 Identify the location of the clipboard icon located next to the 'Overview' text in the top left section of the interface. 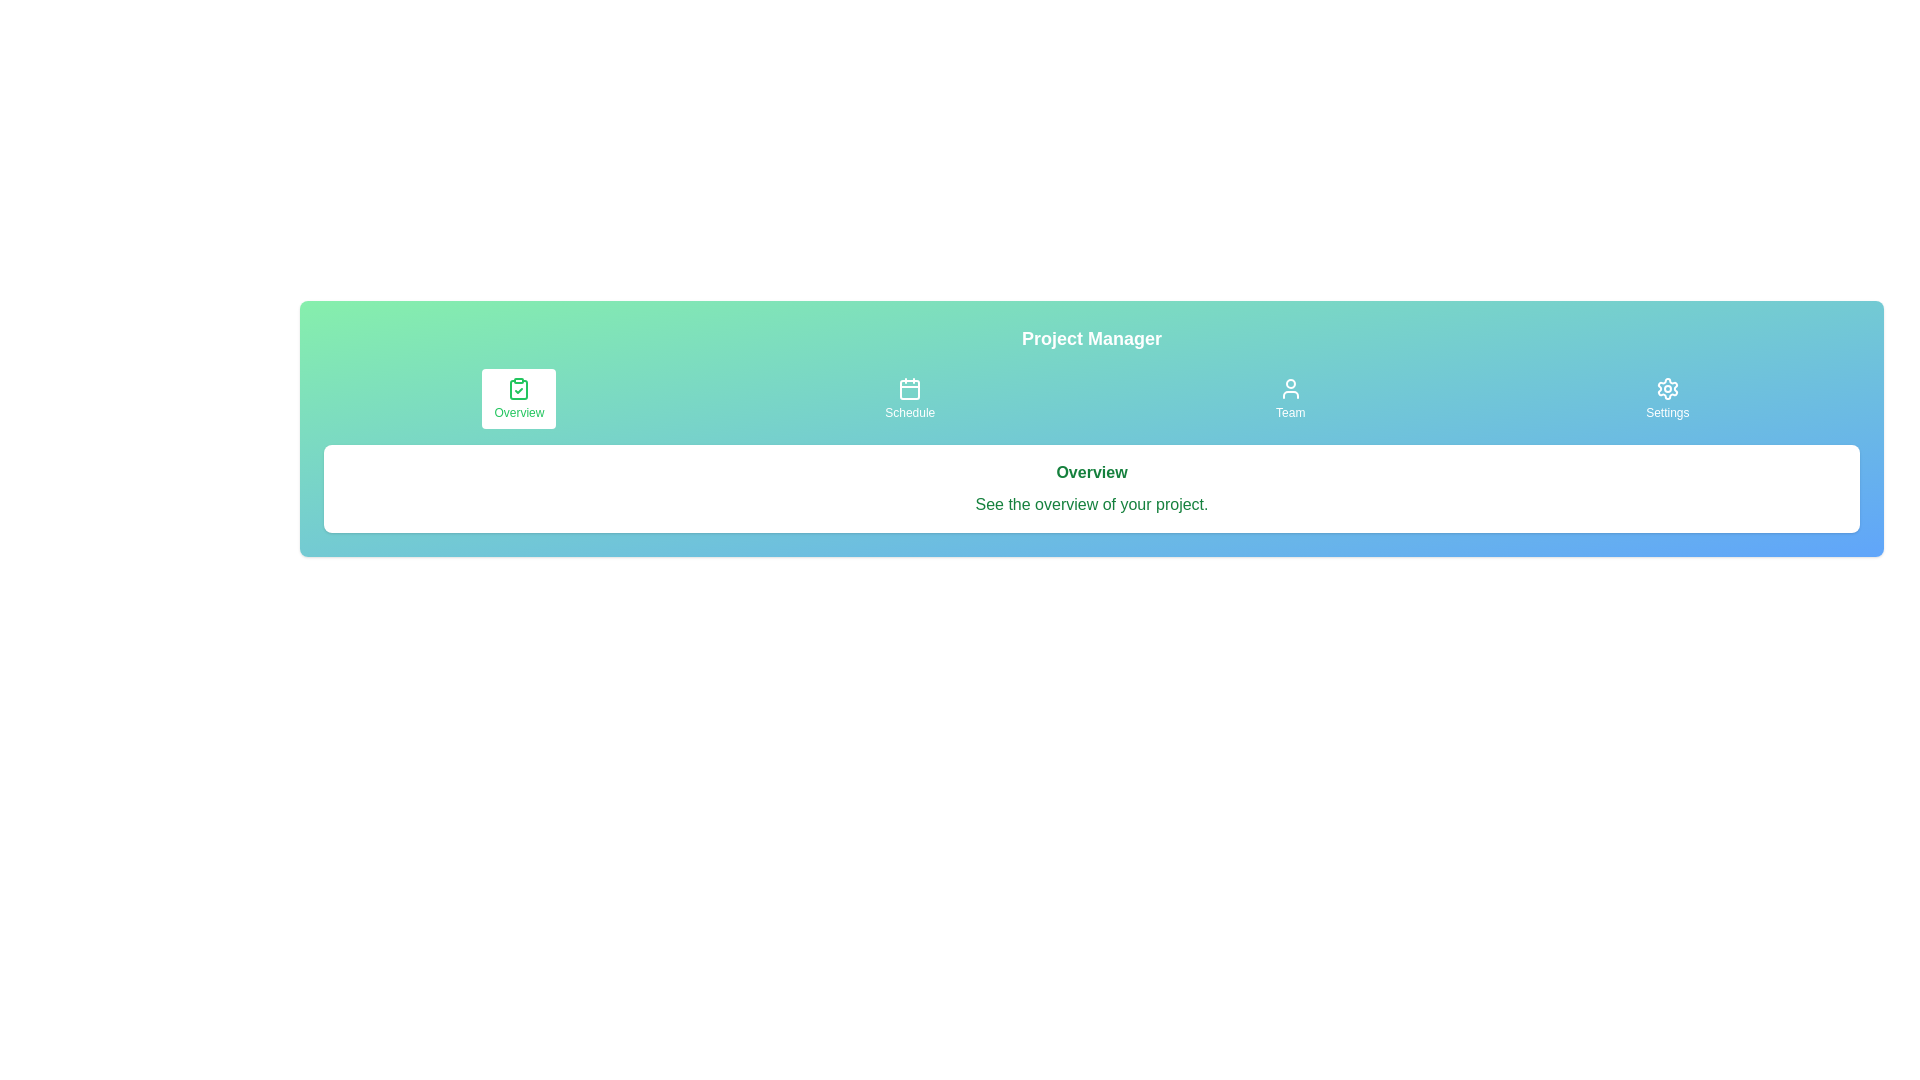
(519, 389).